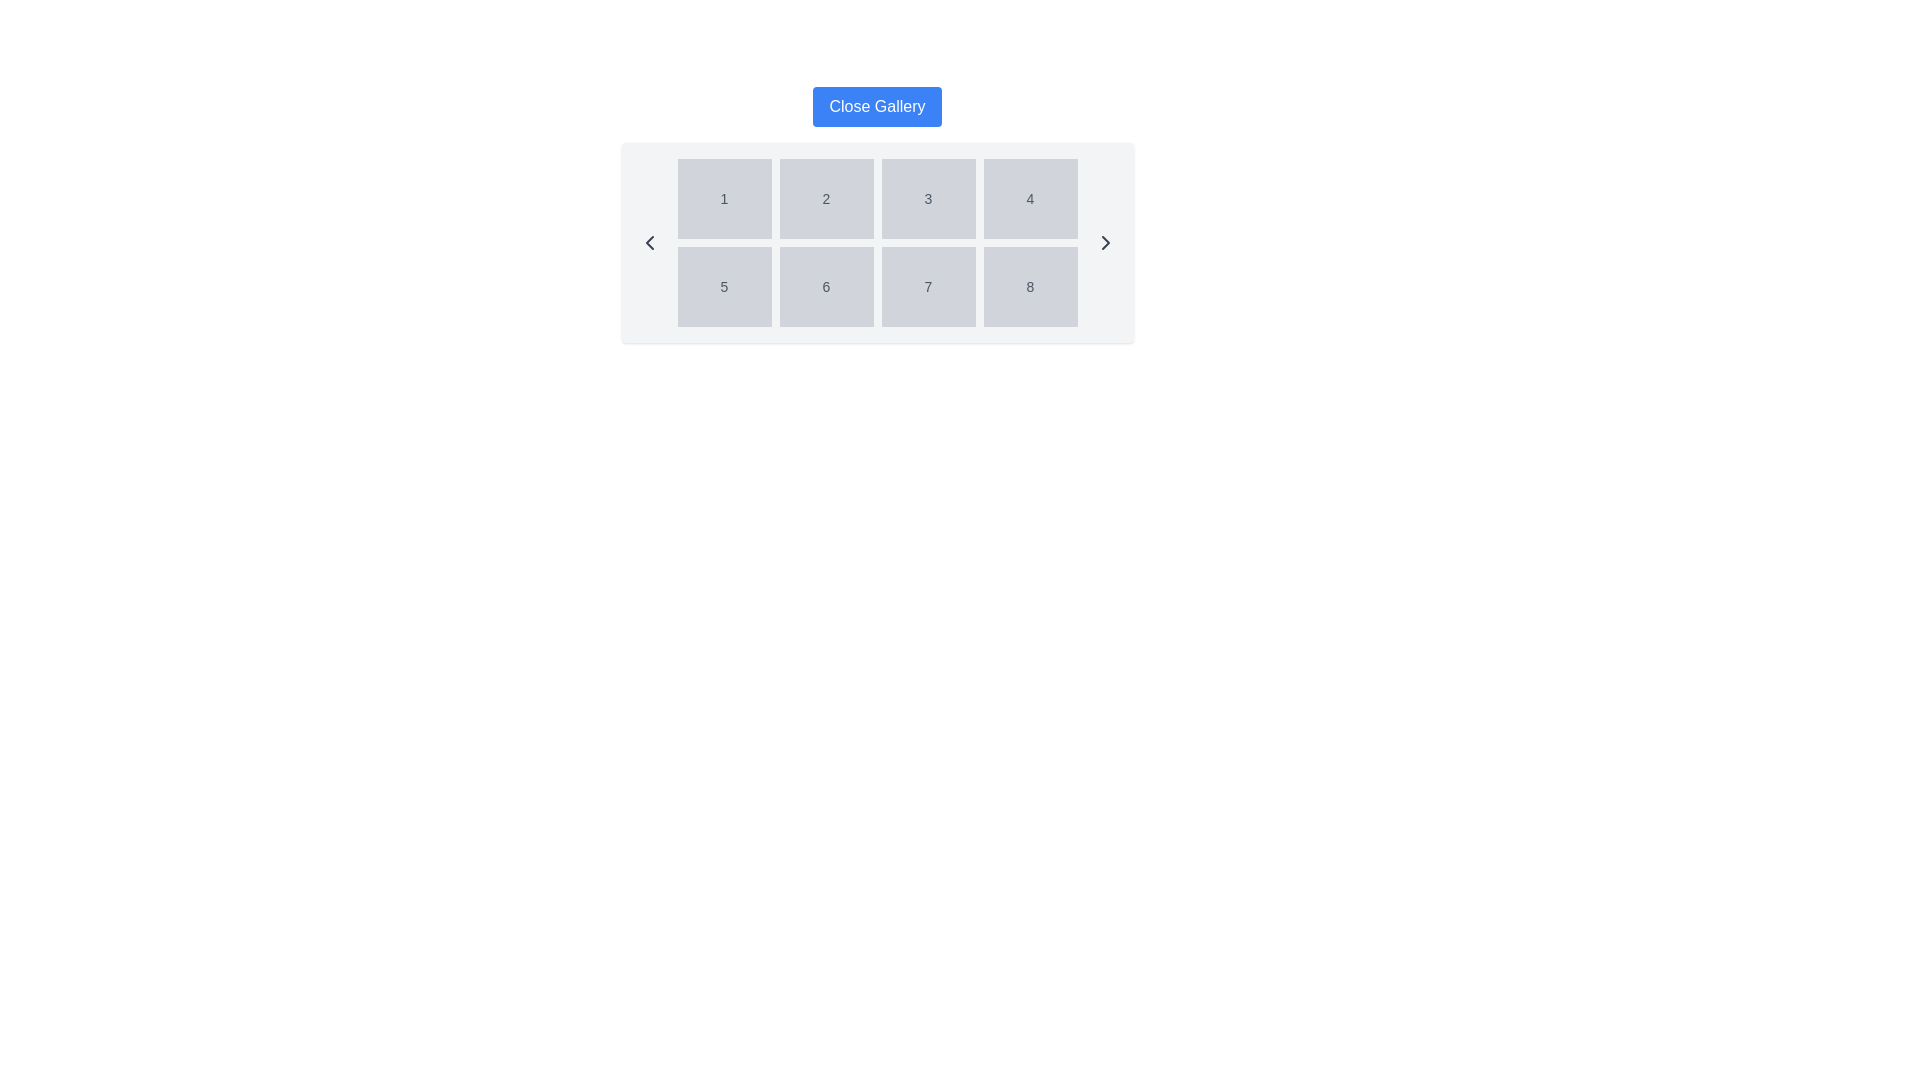  Describe the element at coordinates (1104, 242) in the screenshot. I see `the right-pointing arrow button` at that location.